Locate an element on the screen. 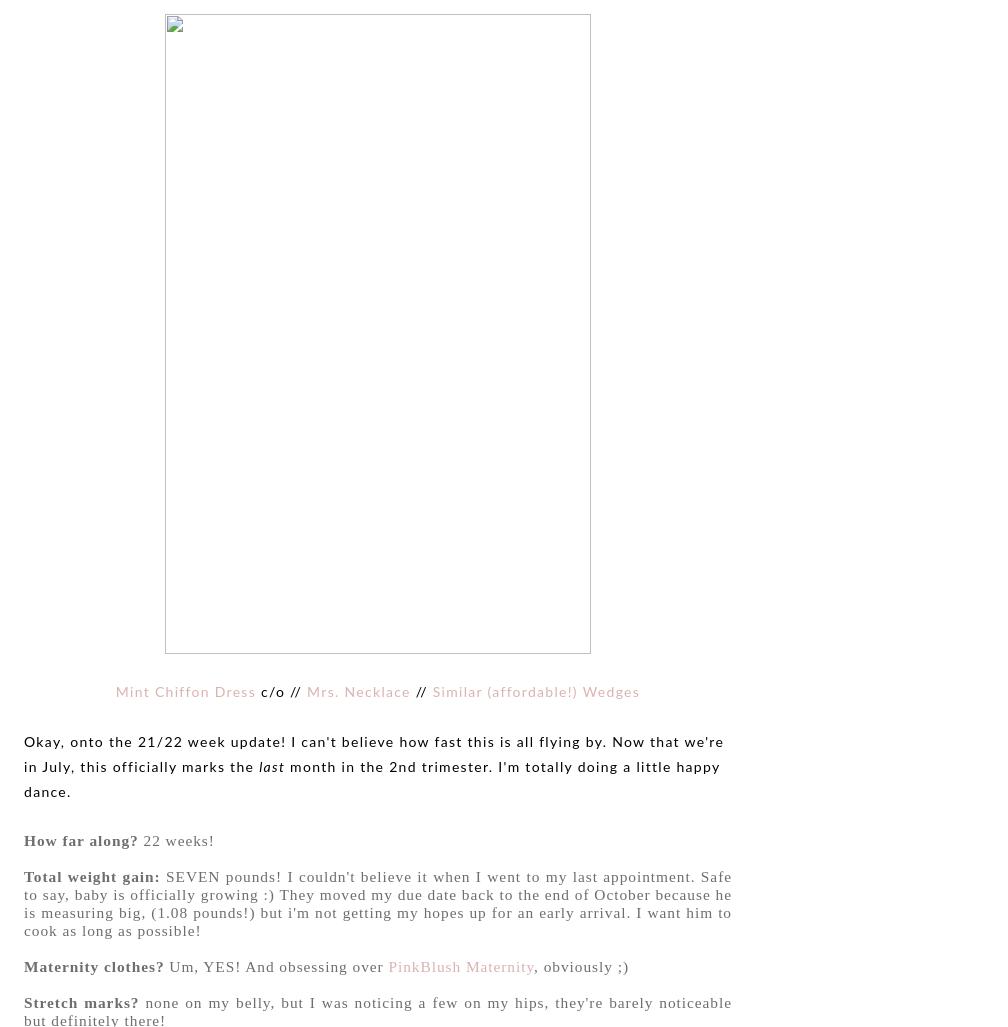 This screenshot has height=1027, width=1008. 'Total weight gain:' is located at coordinates (92, 874).